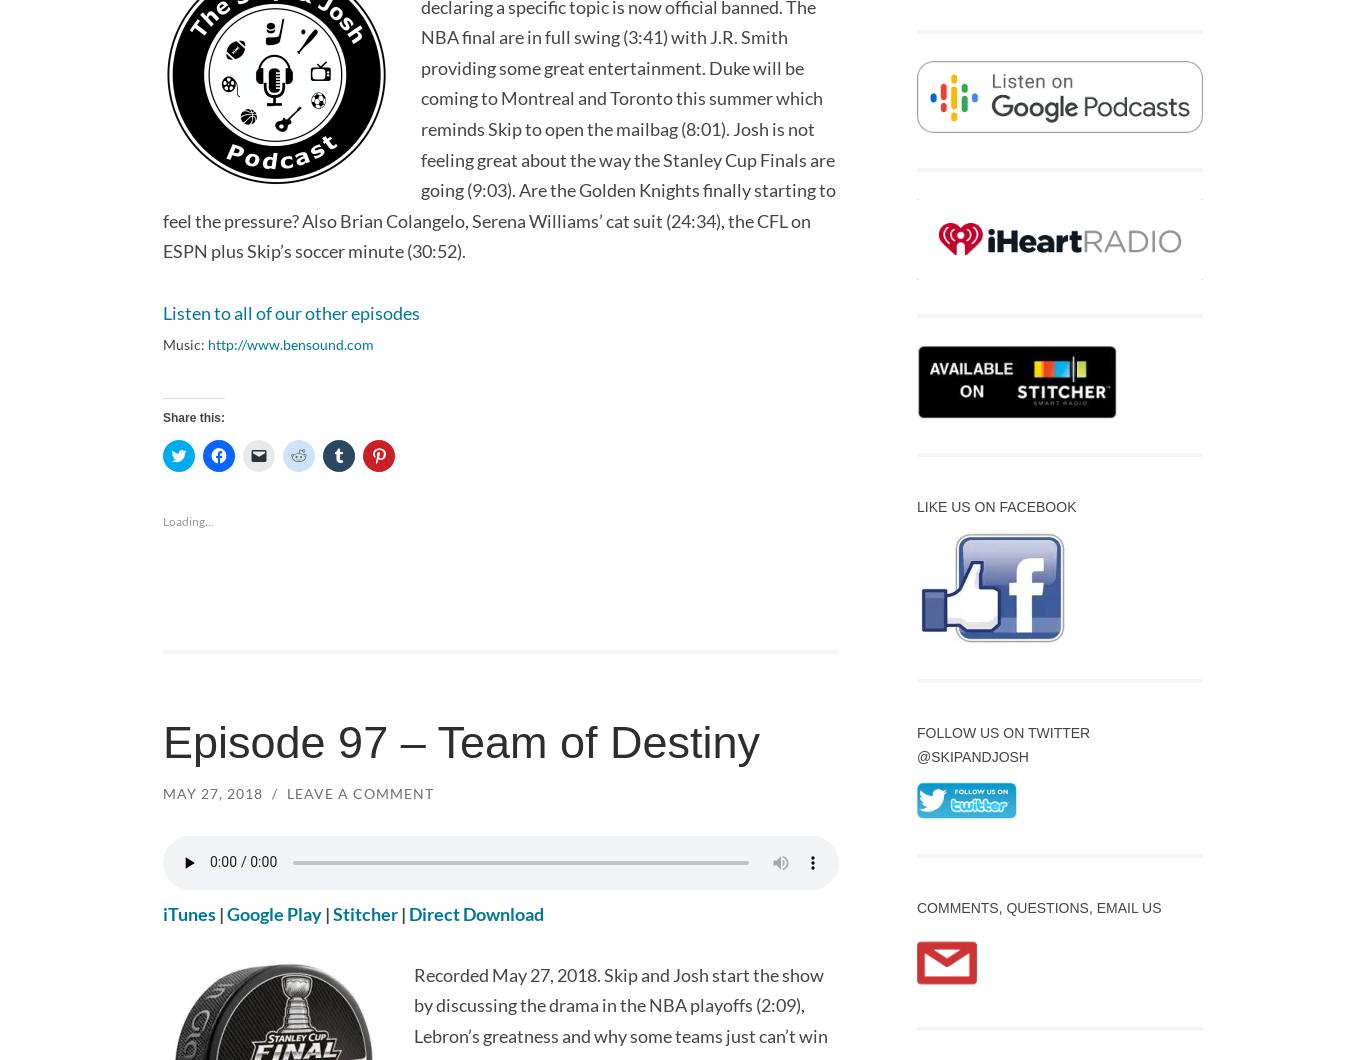 The height and width of the screenshot is (1060, 1366). What do you see at coordinates (184, 345) in the screenshot?
I see `'Music:'` at bounding box center [184, 345].